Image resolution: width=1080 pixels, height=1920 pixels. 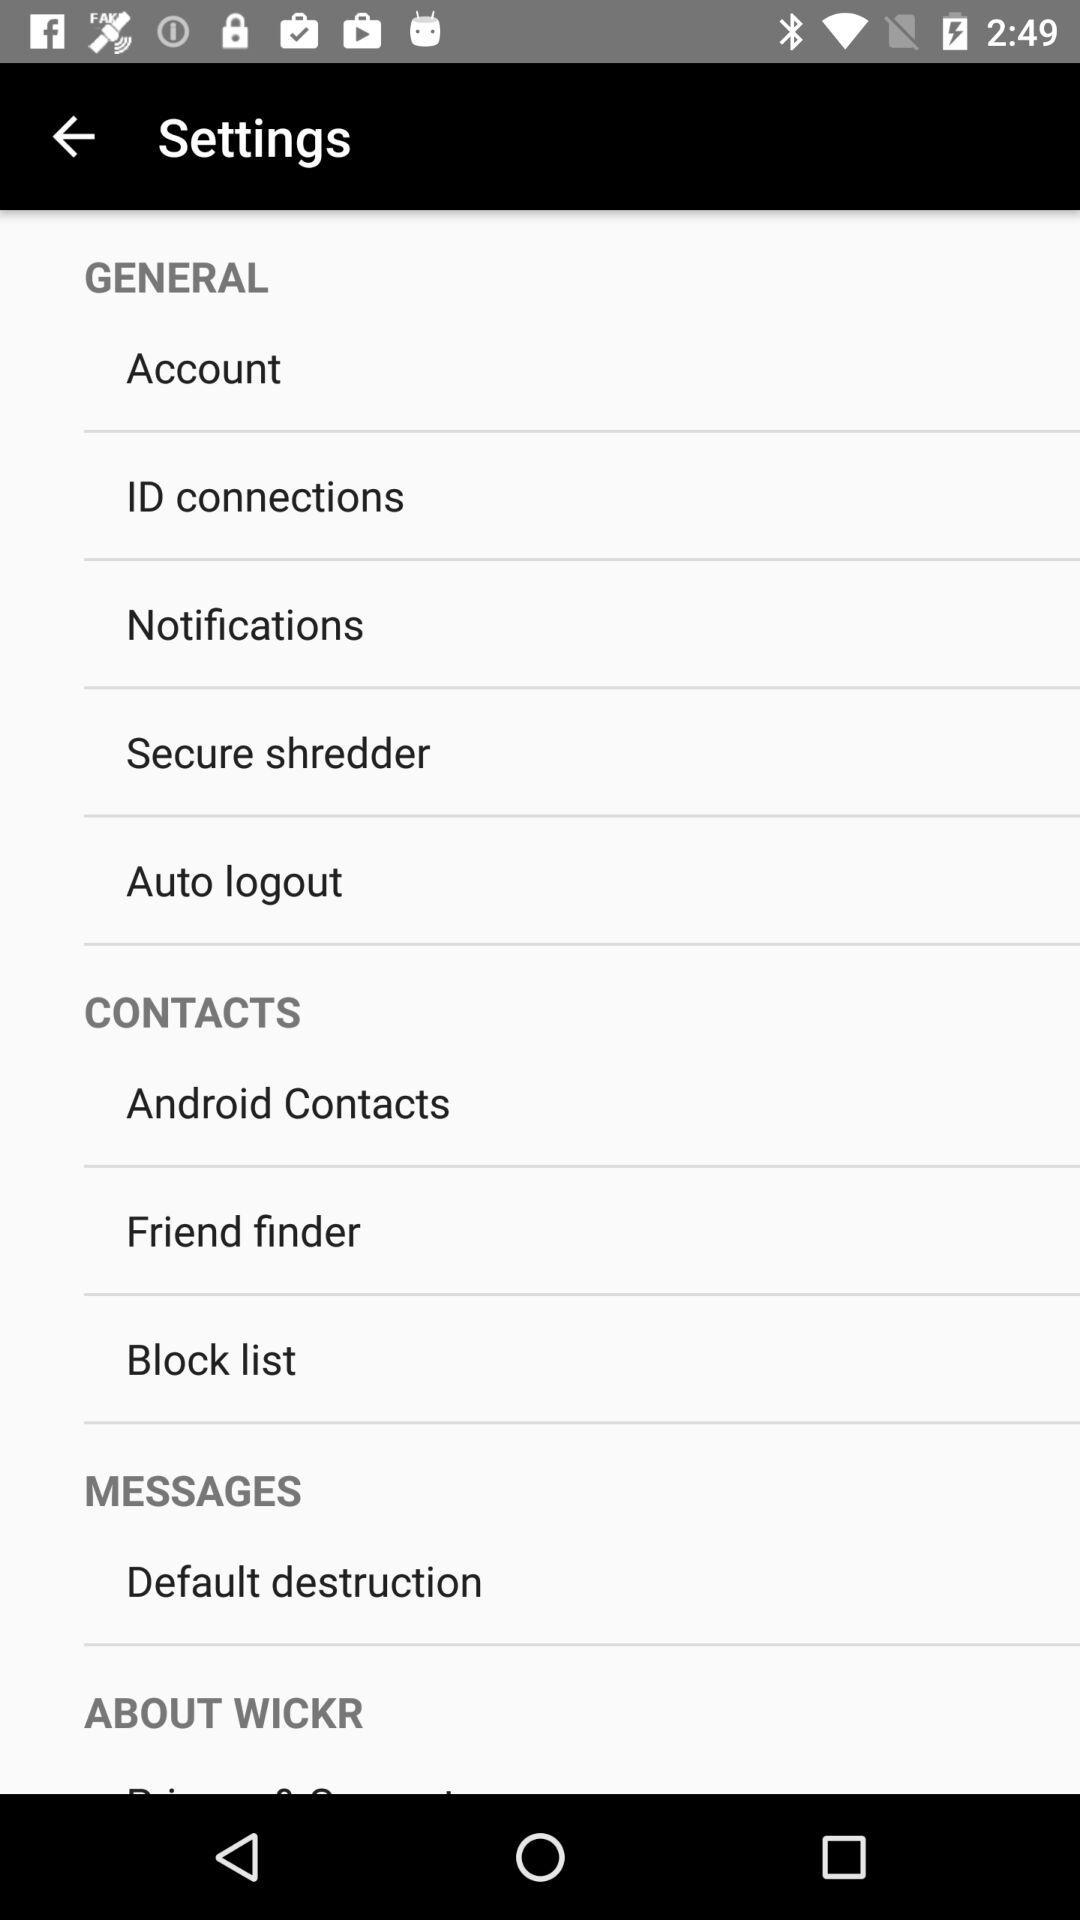 I want to click on app to the left of settings icon, so click(x=72, y=135).